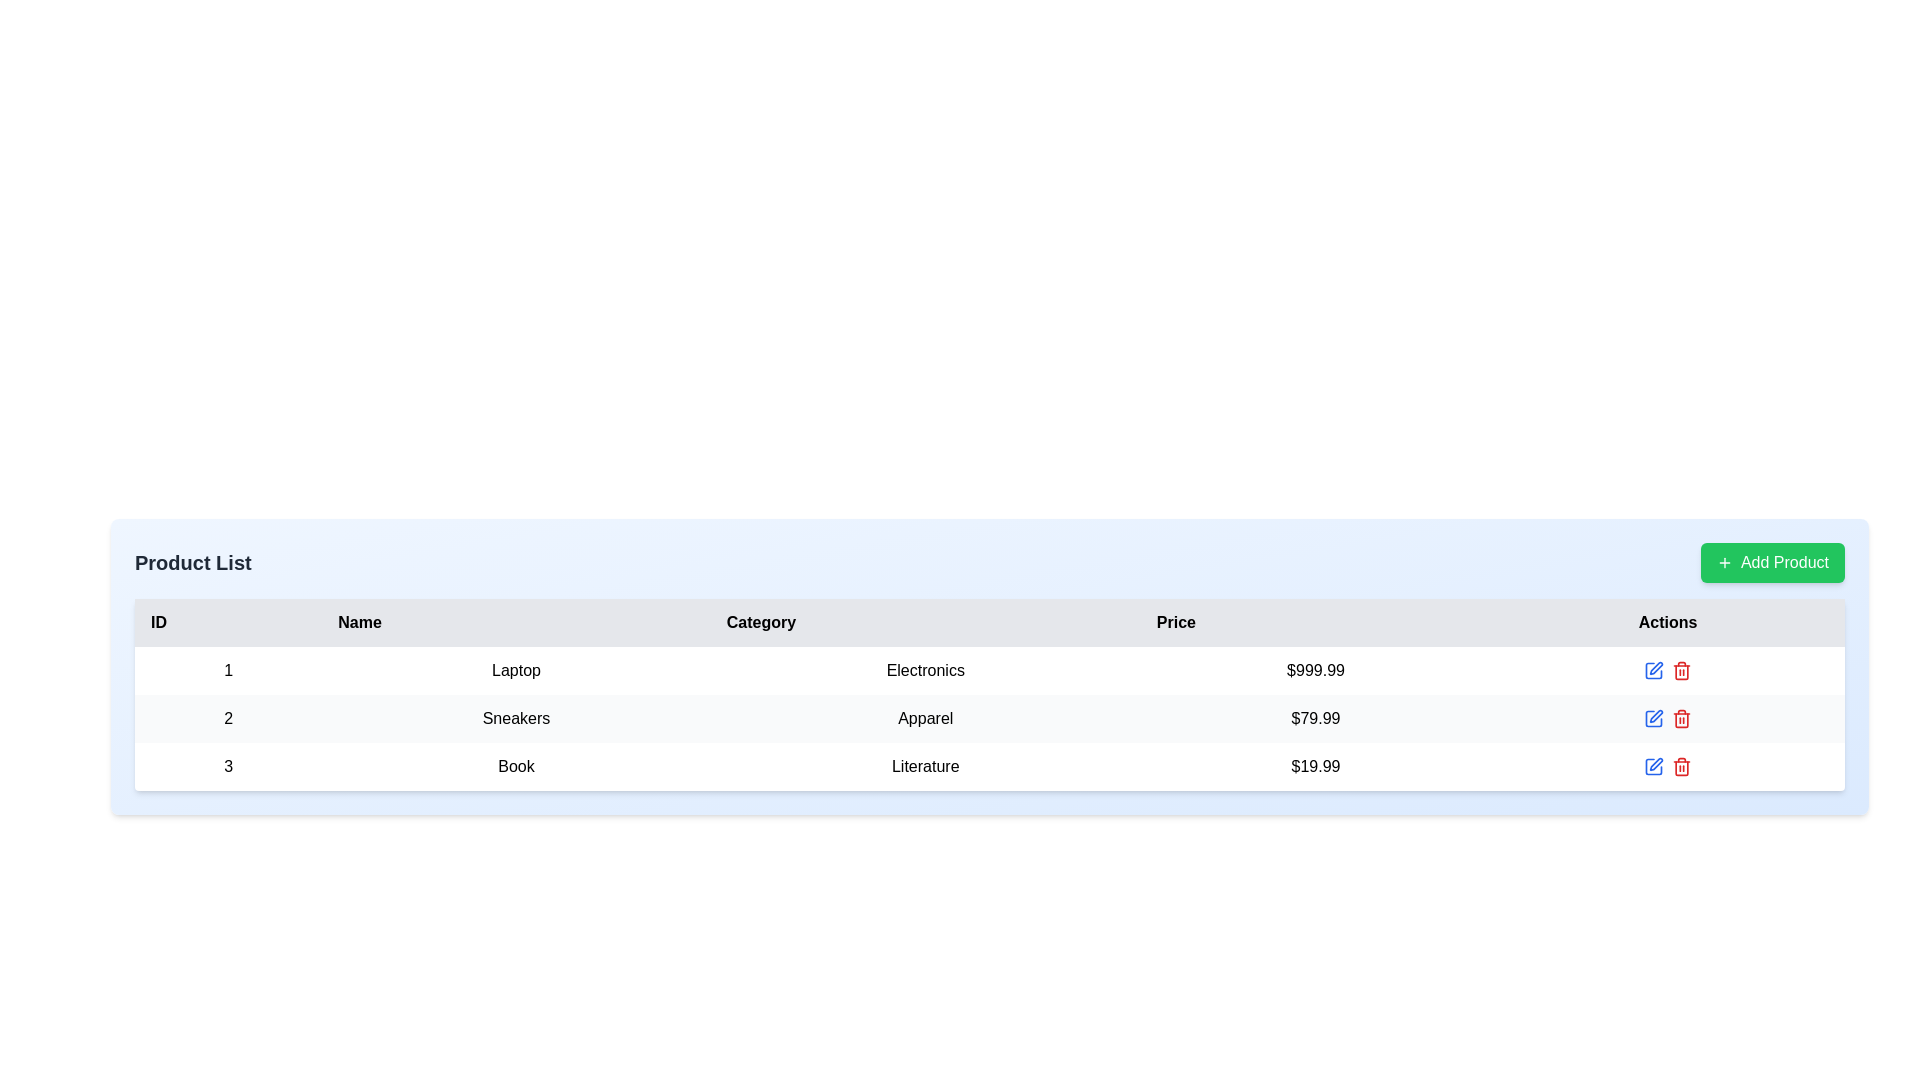 Image resolution: width=1920 pixels, height=1080 pixels. What do you see at coordinates (1315, 766) in the screenshot?
I see `the static text displaying the monetary value '$19.99' in the last row under the 'Price' column of the table` at bounding box center [1315, 766].